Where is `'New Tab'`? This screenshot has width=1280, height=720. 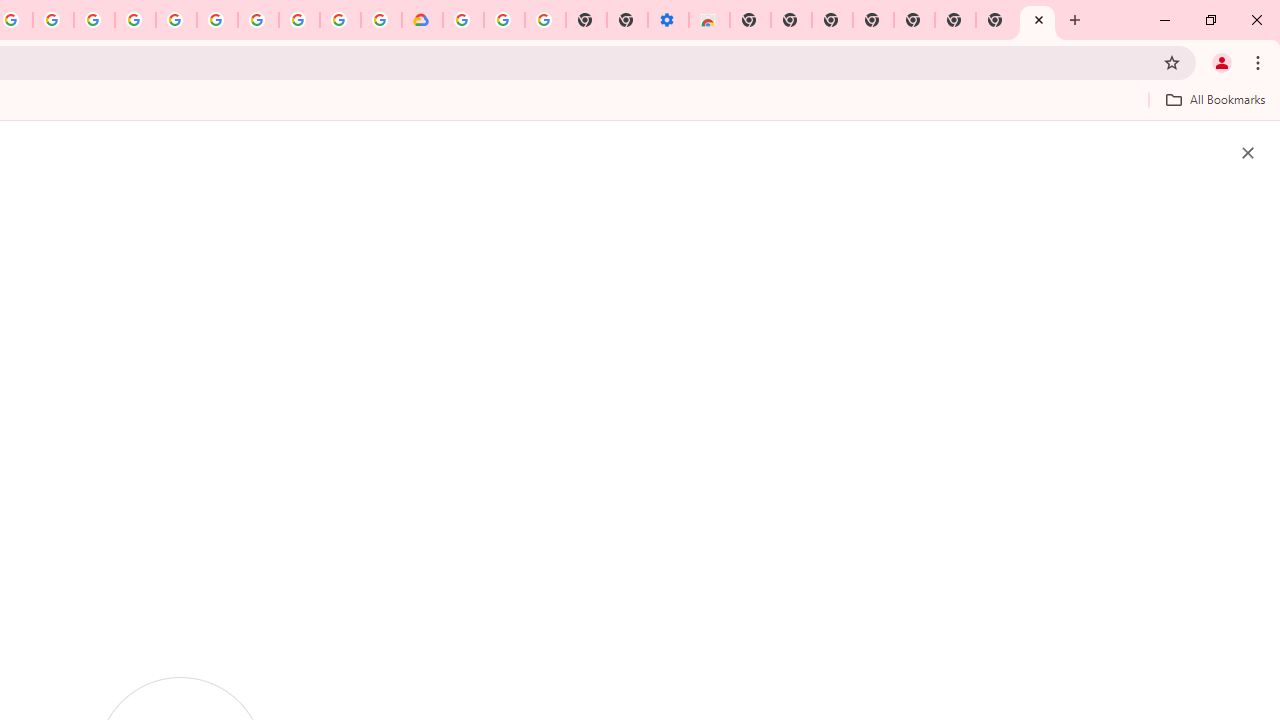 'New Tab' is located at coordinates (1038, 20).